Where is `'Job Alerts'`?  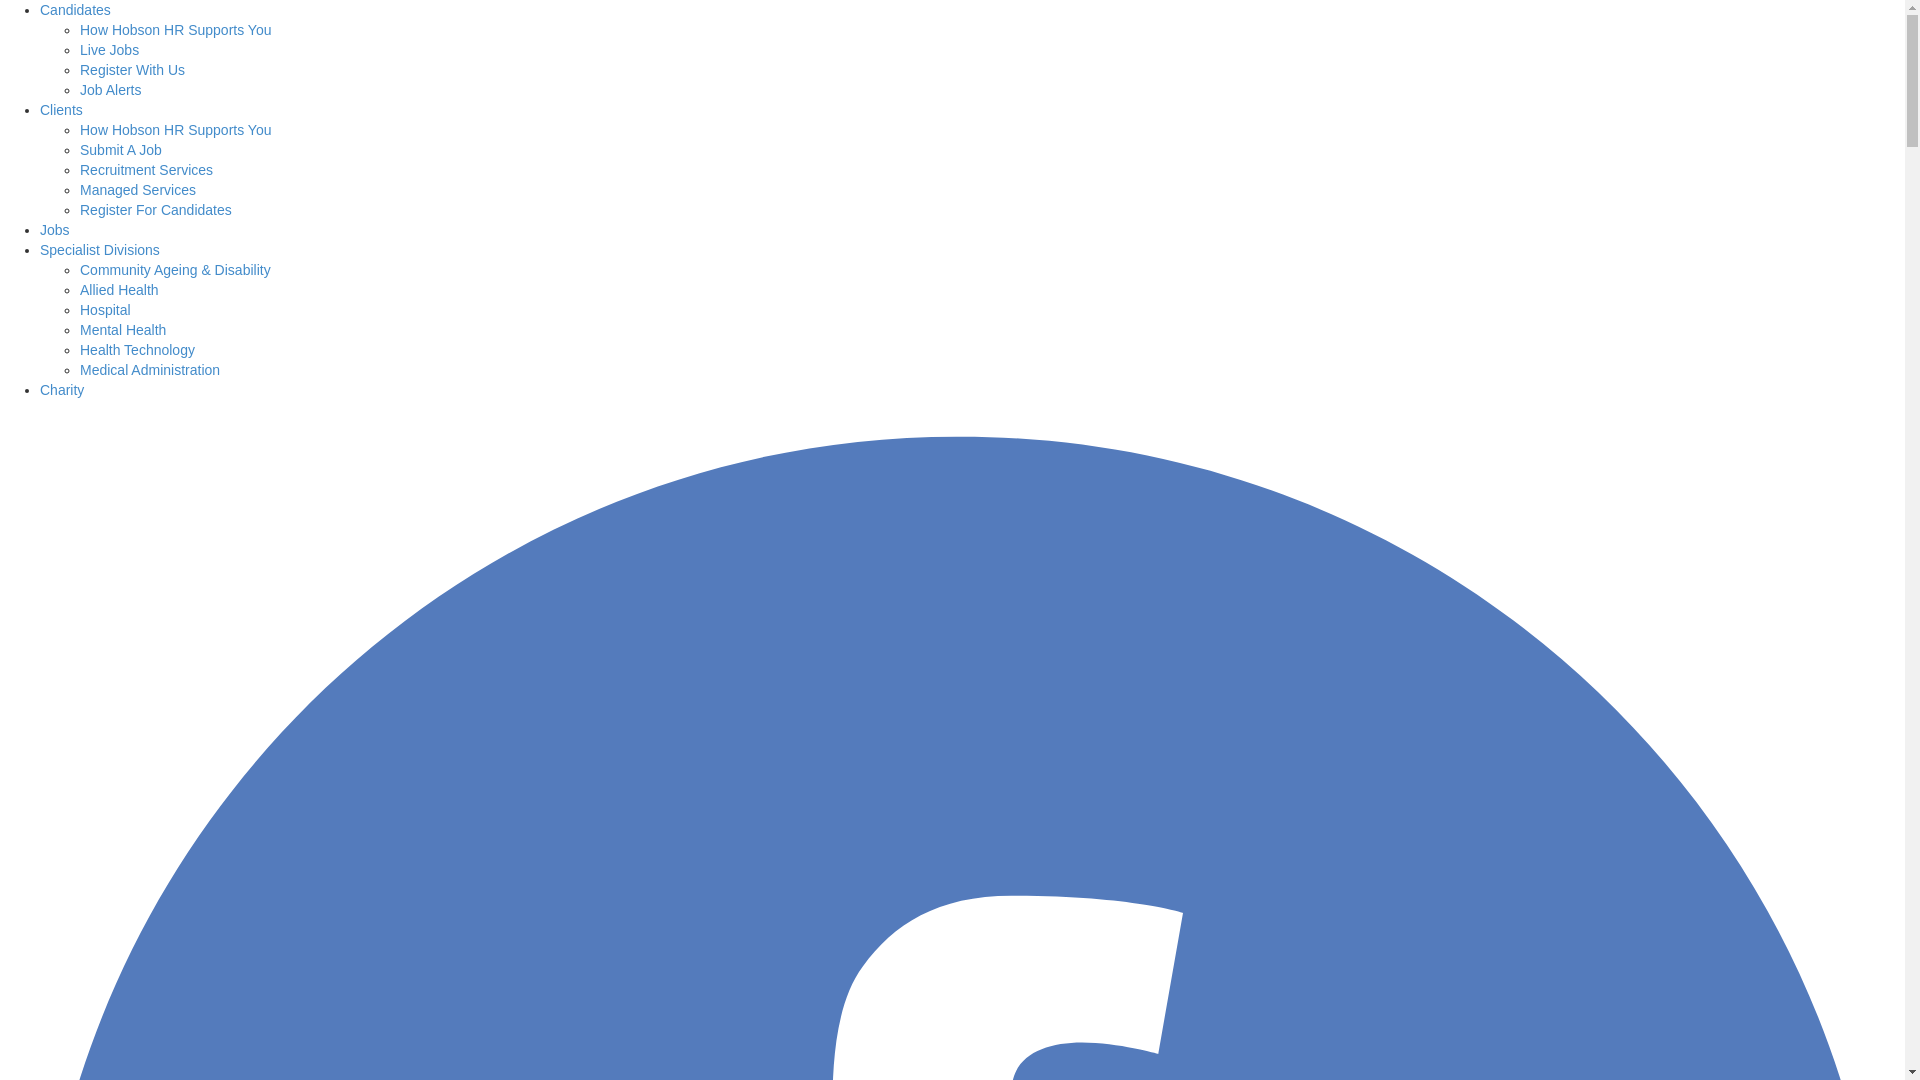
'Job Alerts' is located at coordinates (109, 88).